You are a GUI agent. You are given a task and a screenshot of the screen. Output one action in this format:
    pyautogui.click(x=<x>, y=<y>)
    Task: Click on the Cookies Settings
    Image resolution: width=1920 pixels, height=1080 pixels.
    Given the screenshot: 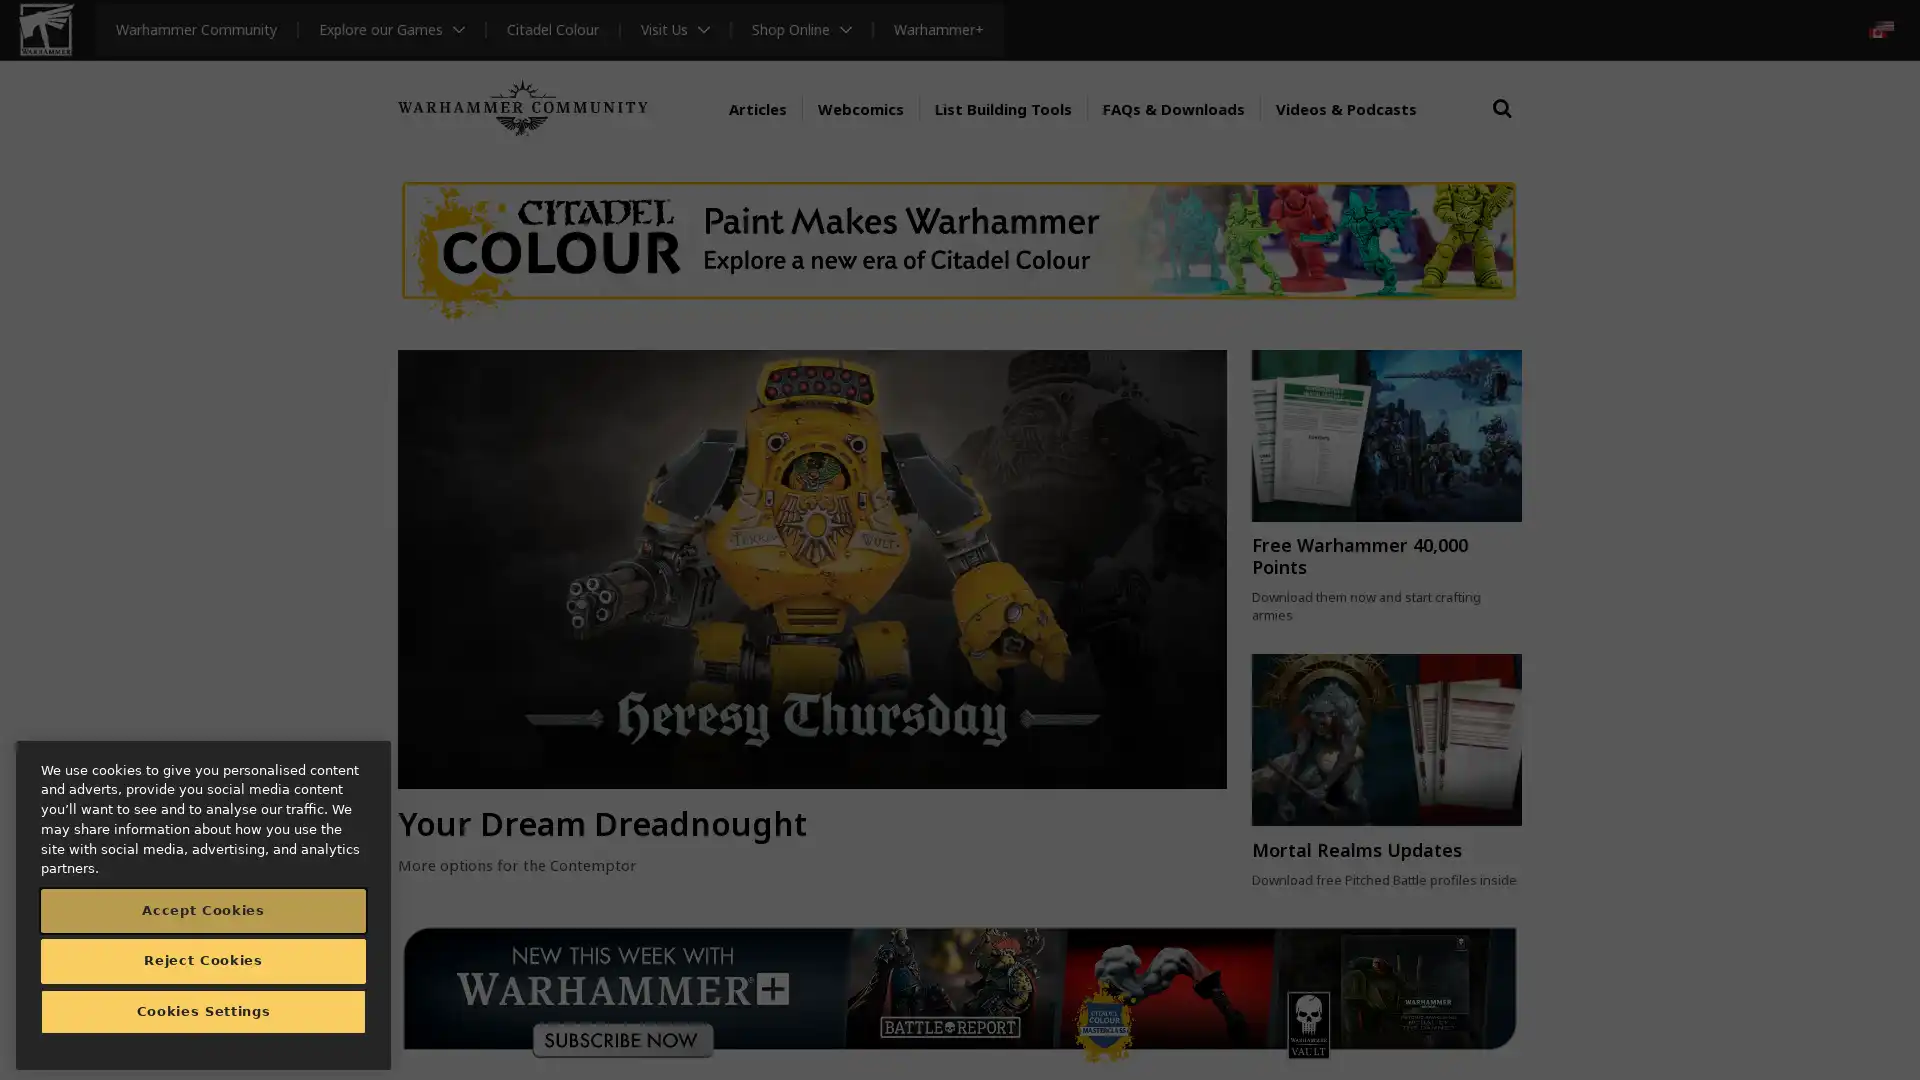 What is the action you would take?
    pyautogui.click(x=203, y=1011)
    